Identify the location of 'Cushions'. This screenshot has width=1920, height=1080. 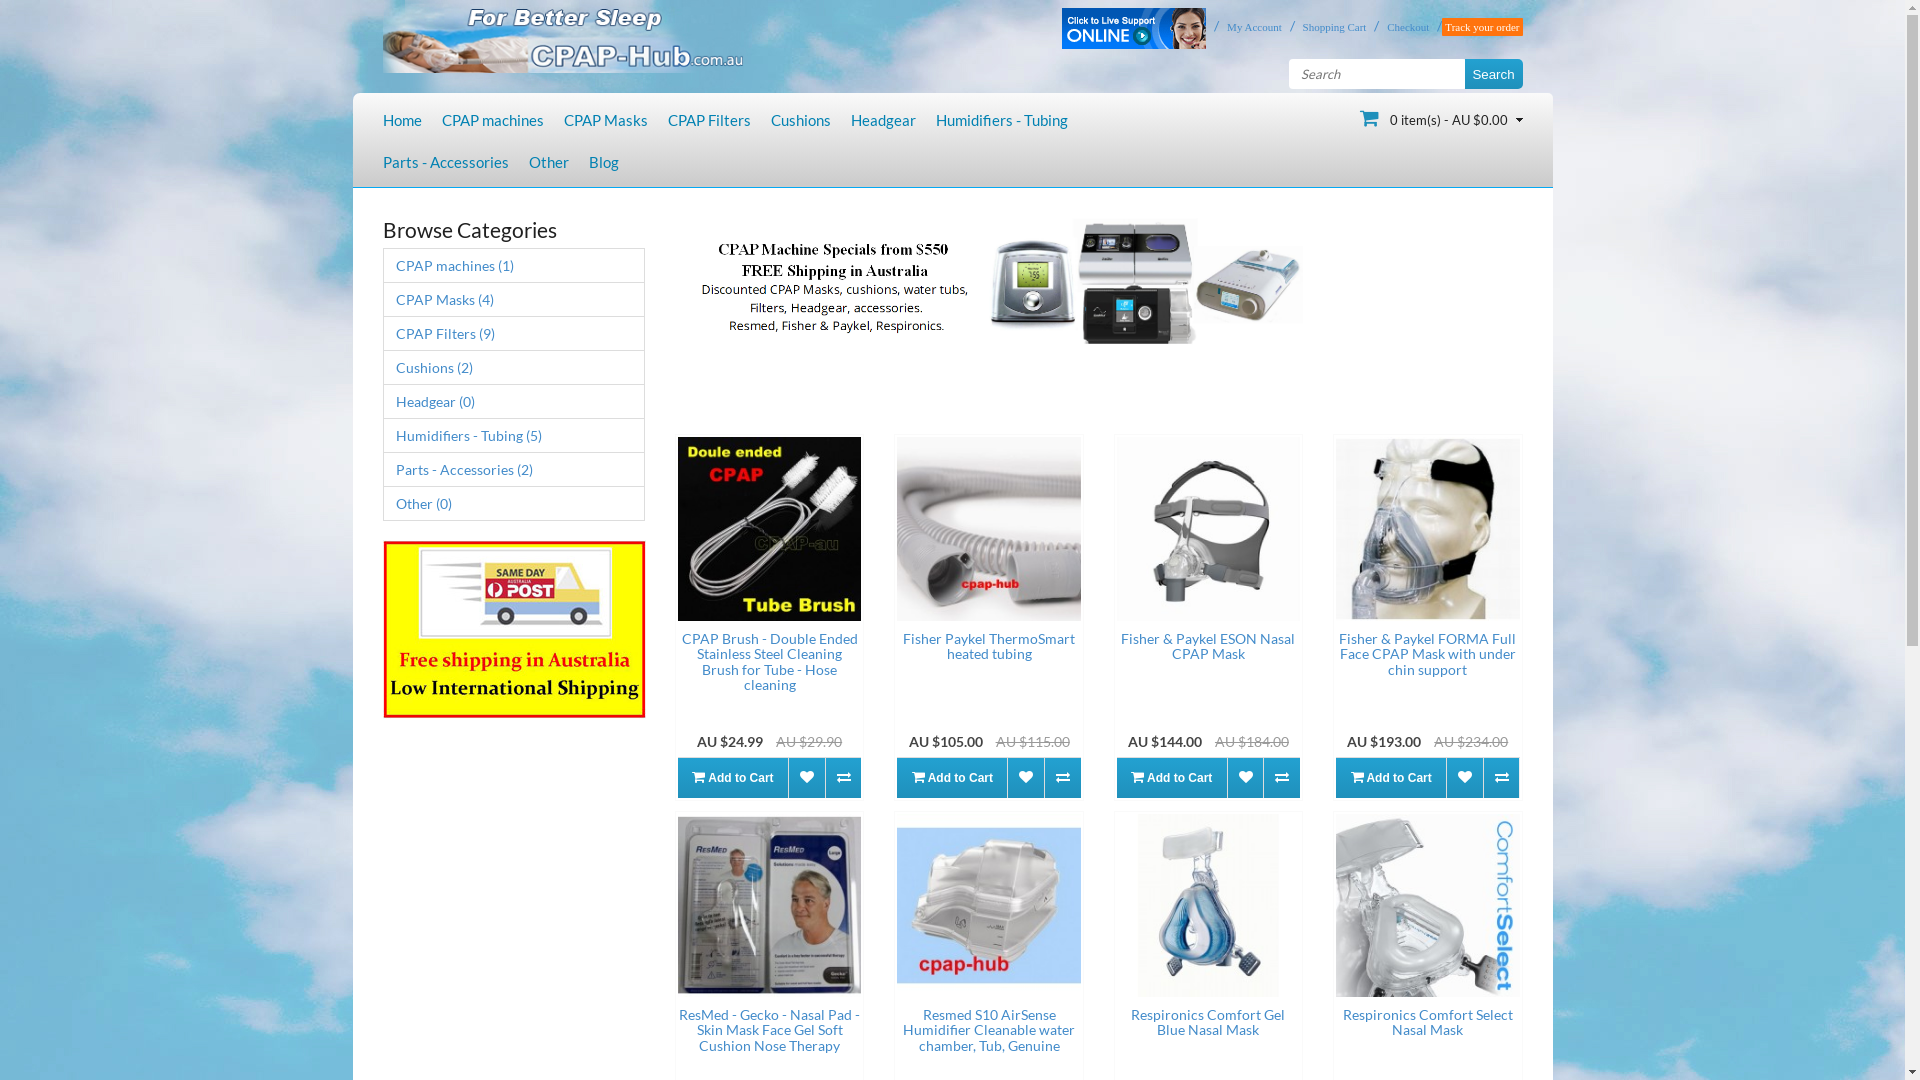
(800, 119).